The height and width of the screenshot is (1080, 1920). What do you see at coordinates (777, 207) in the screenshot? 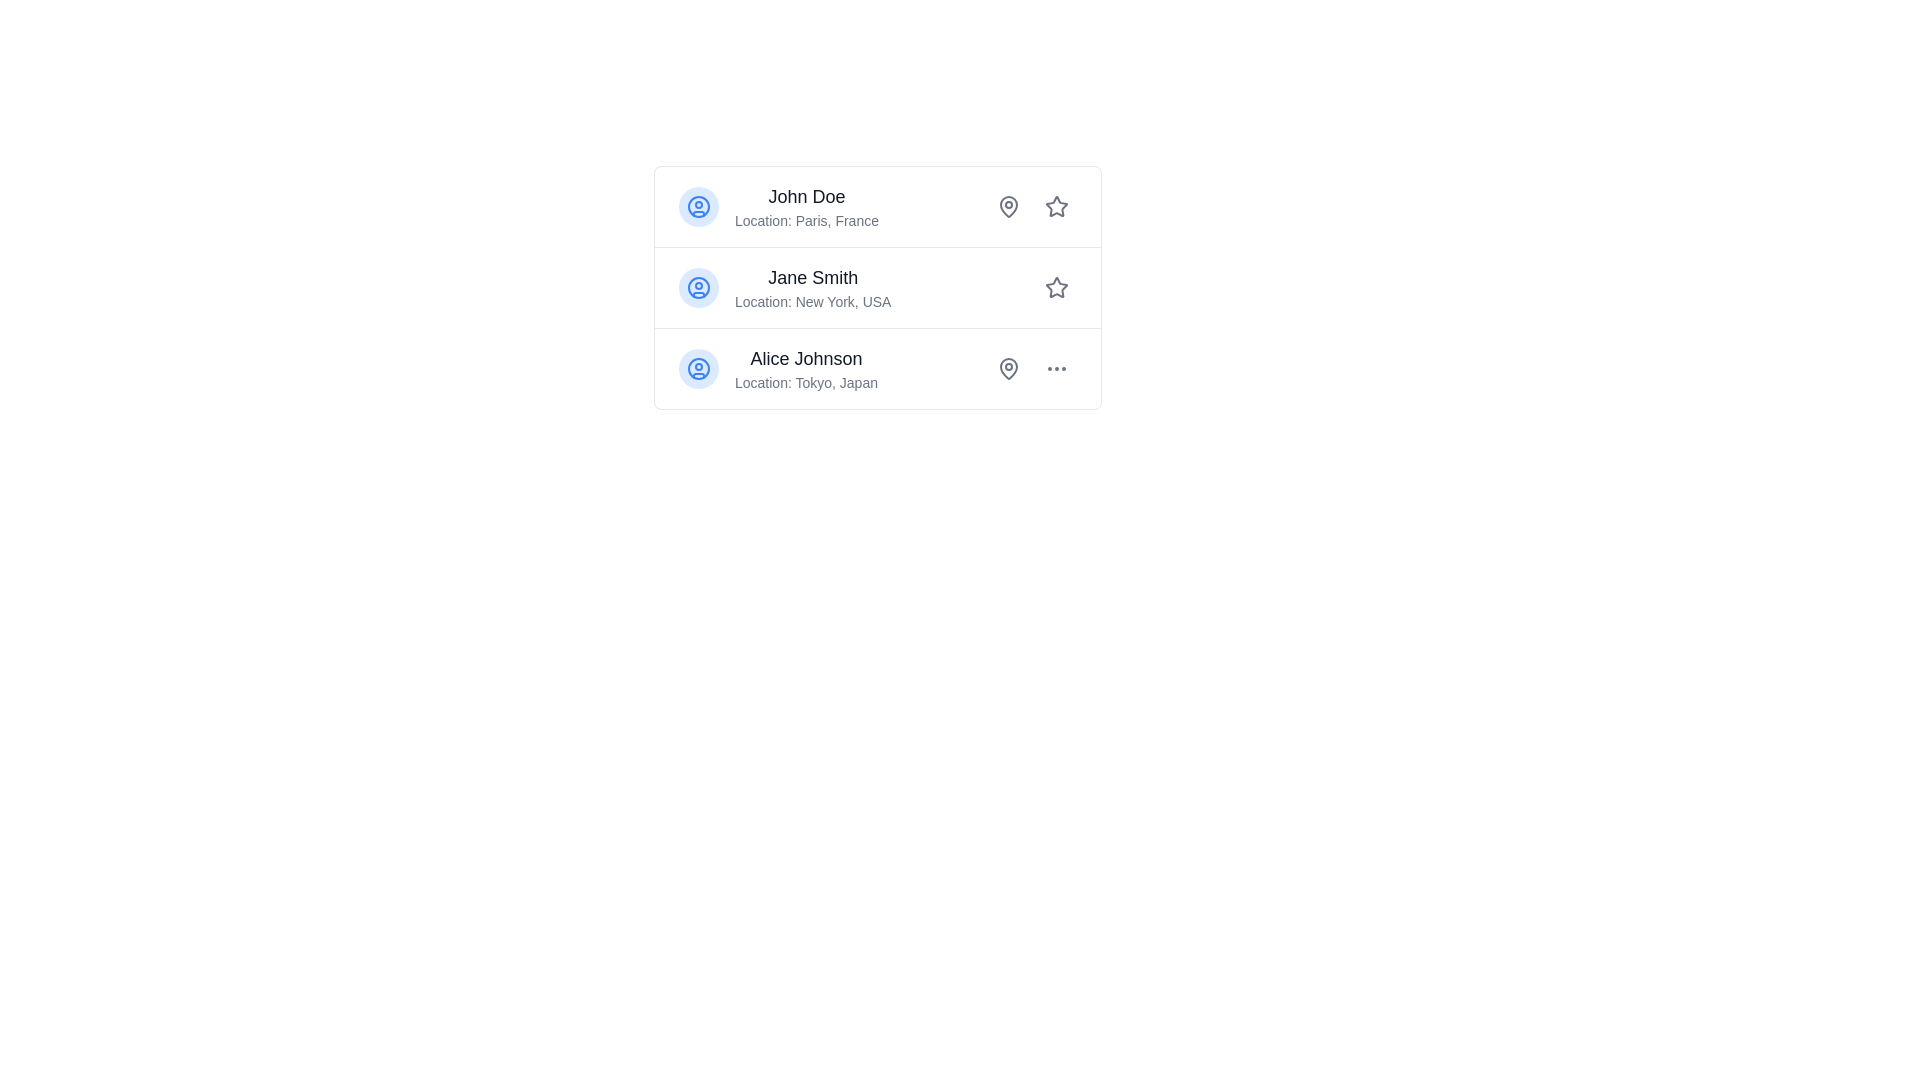
I see `the profile display for 'John Doe', which is the first entry in the user profiles list` at bounding box center [777, 207].